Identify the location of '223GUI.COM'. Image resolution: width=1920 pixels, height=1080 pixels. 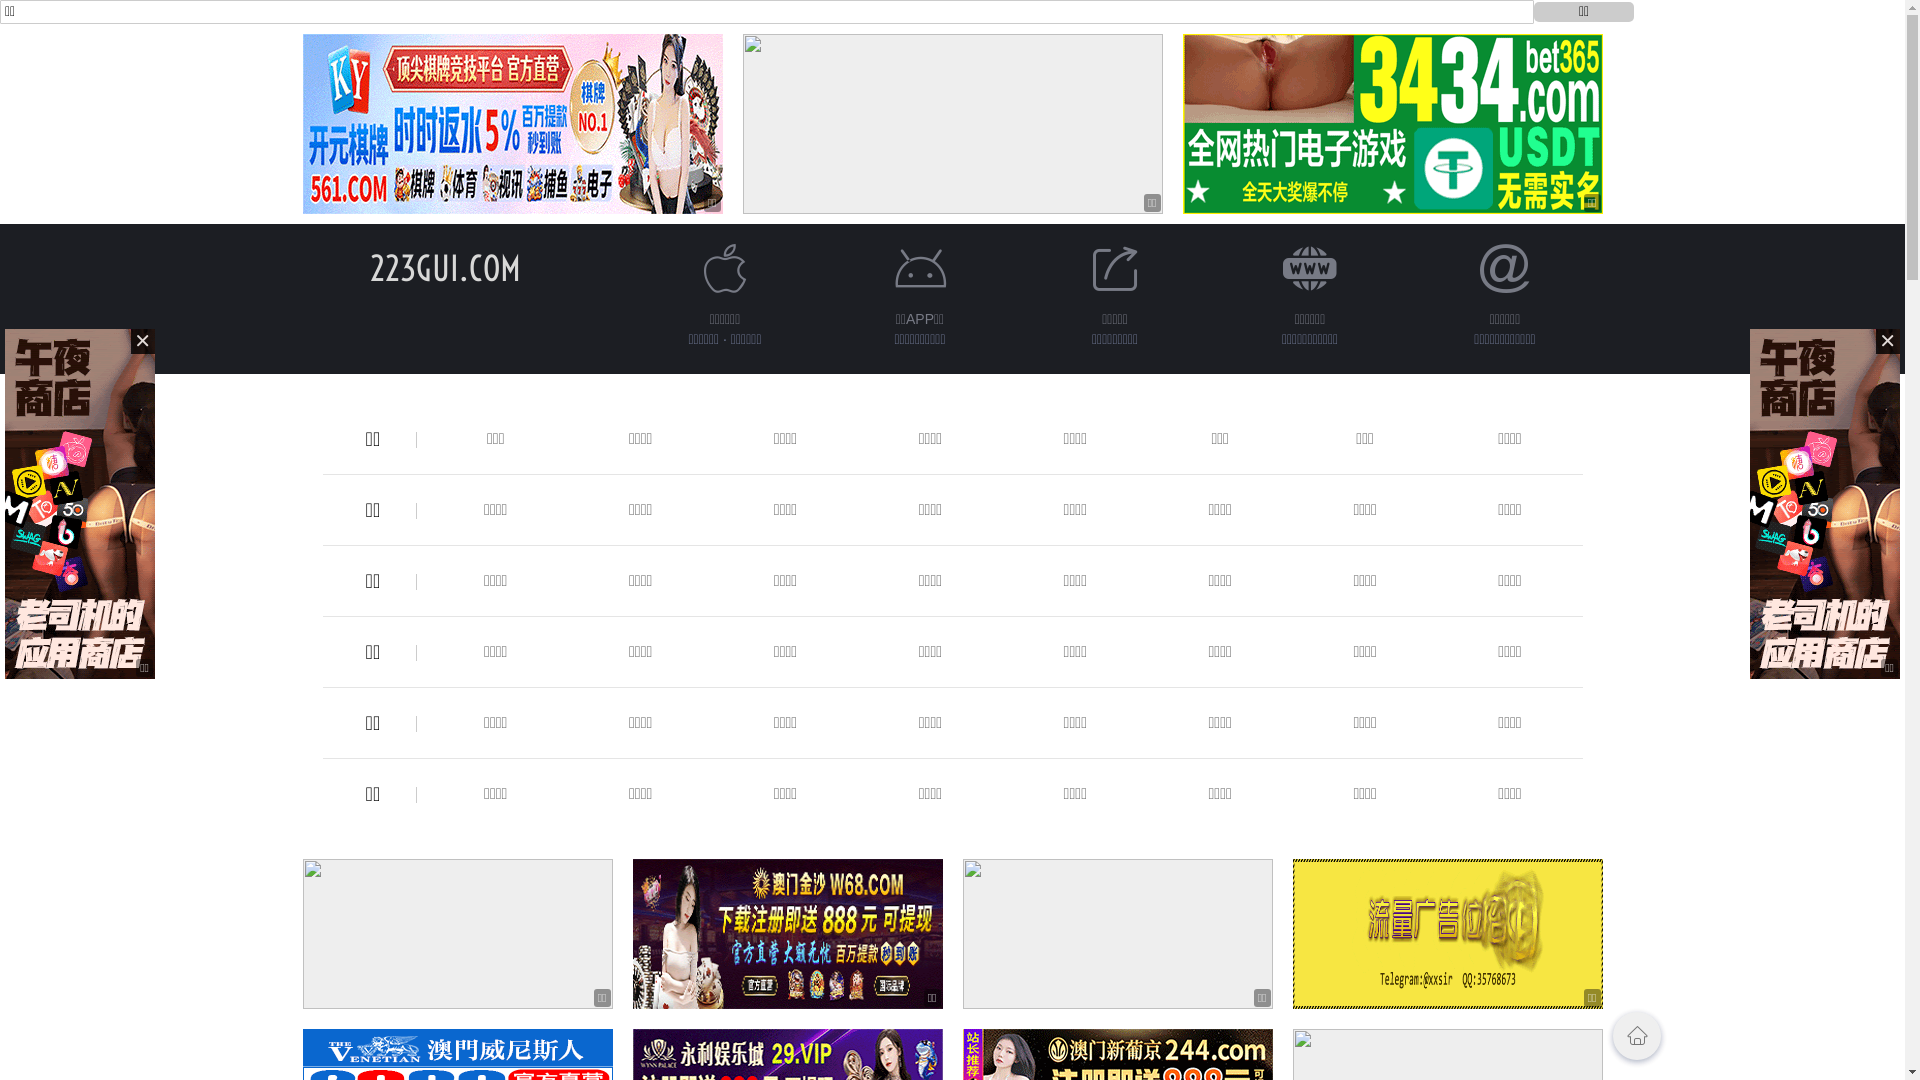
(369, 267).